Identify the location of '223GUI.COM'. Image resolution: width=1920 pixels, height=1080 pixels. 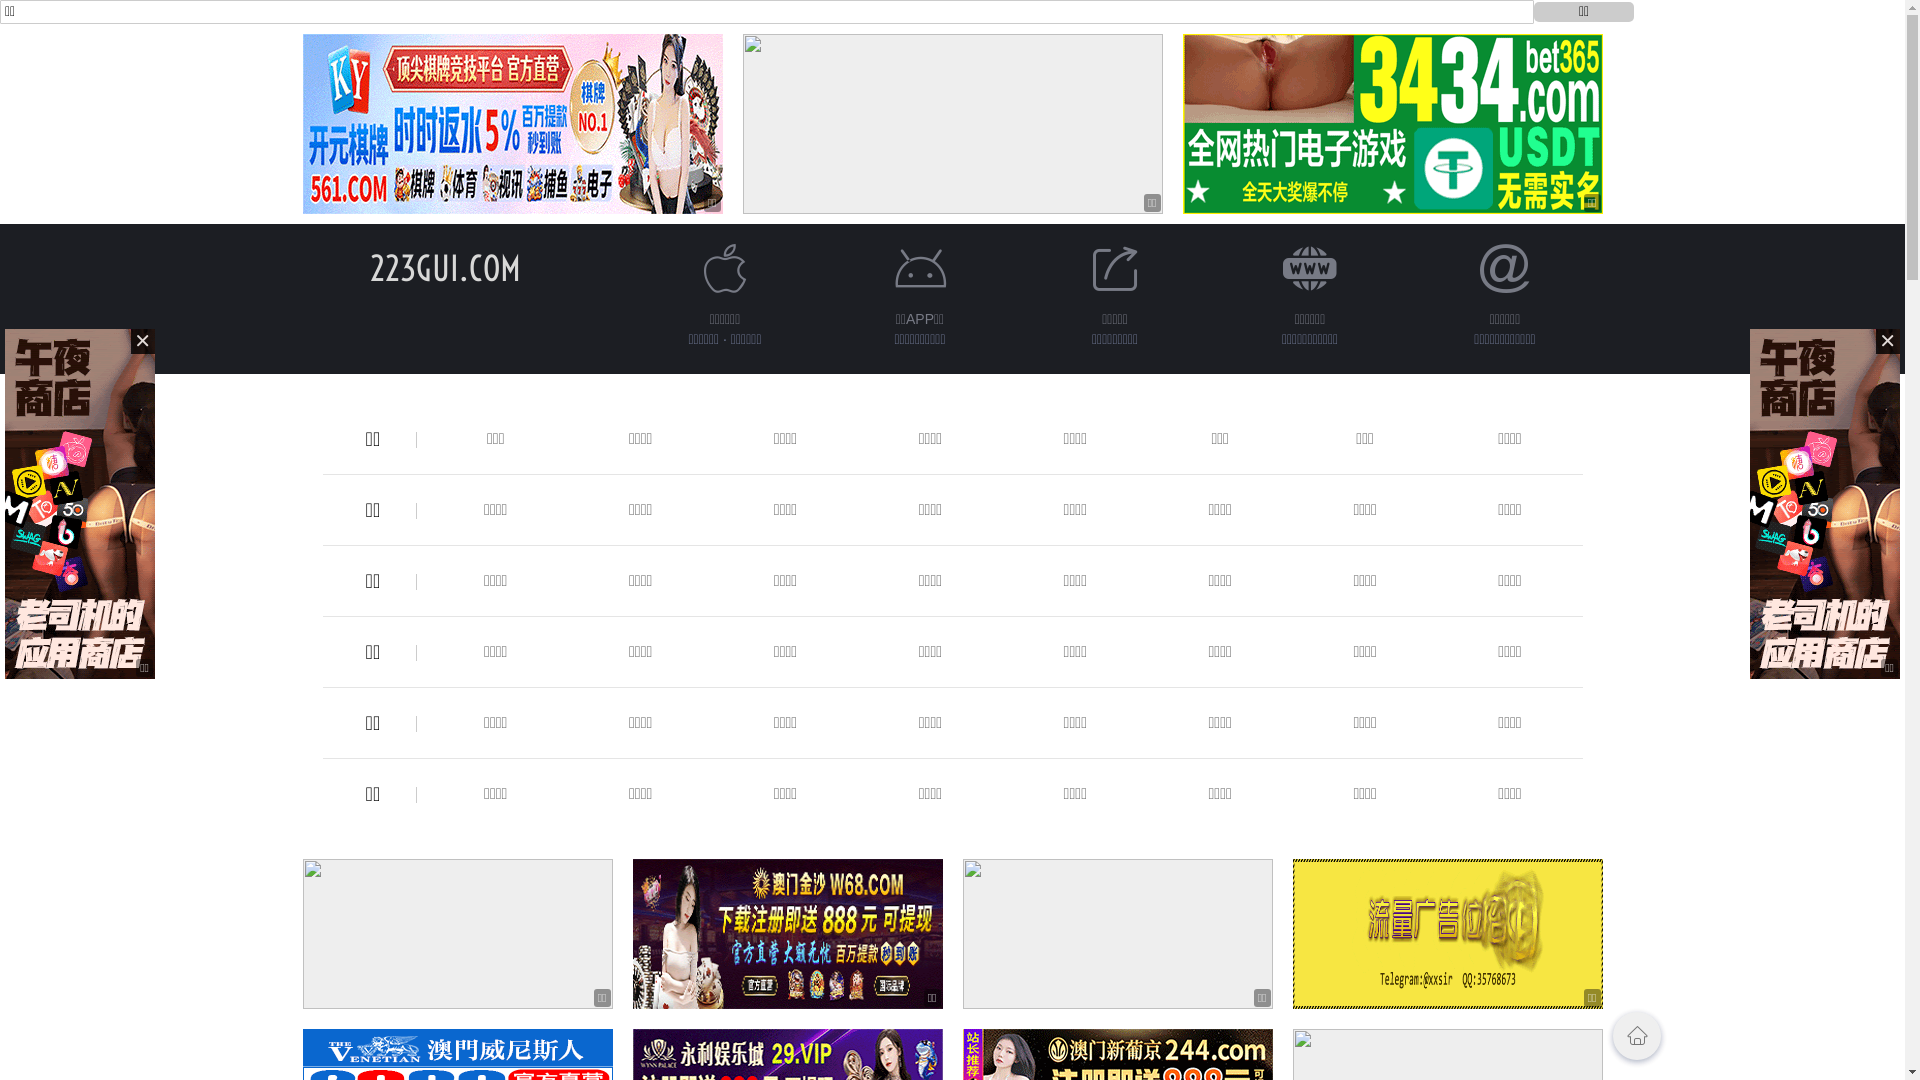
(369, 267).